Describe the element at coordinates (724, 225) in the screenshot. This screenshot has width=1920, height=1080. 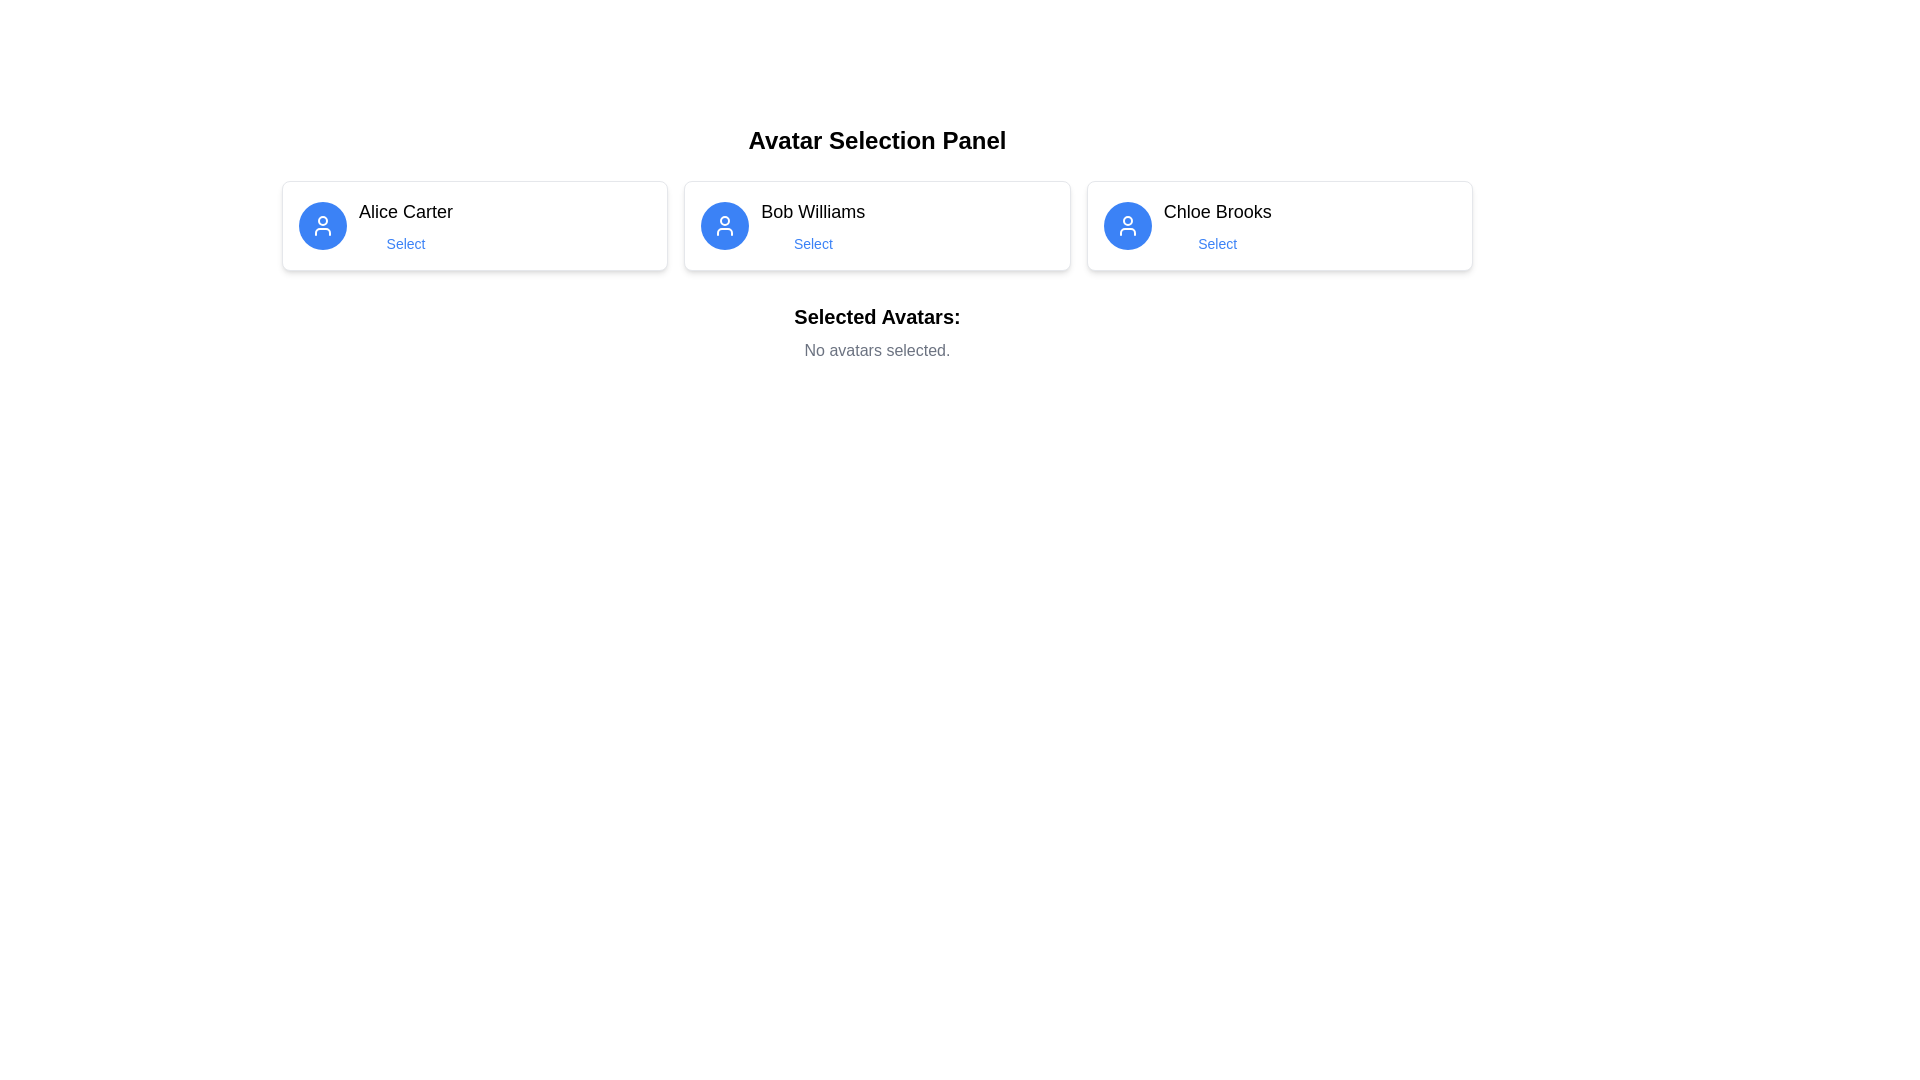
I see `the user icon with a circular blue background and a white silhouette of a person, located at the top center of the 'Bob Williams' card` at that location.